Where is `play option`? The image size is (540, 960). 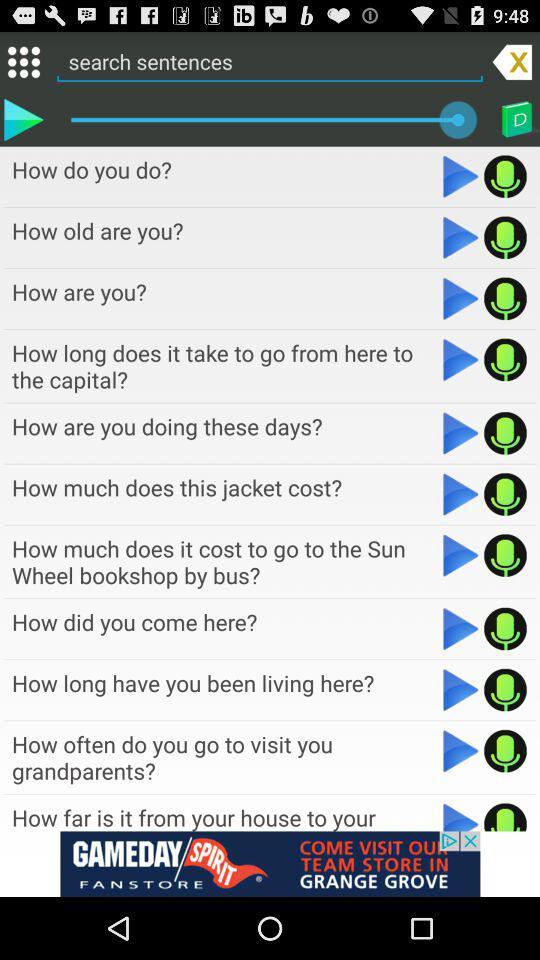 play option is located at coordinates (461, 750).